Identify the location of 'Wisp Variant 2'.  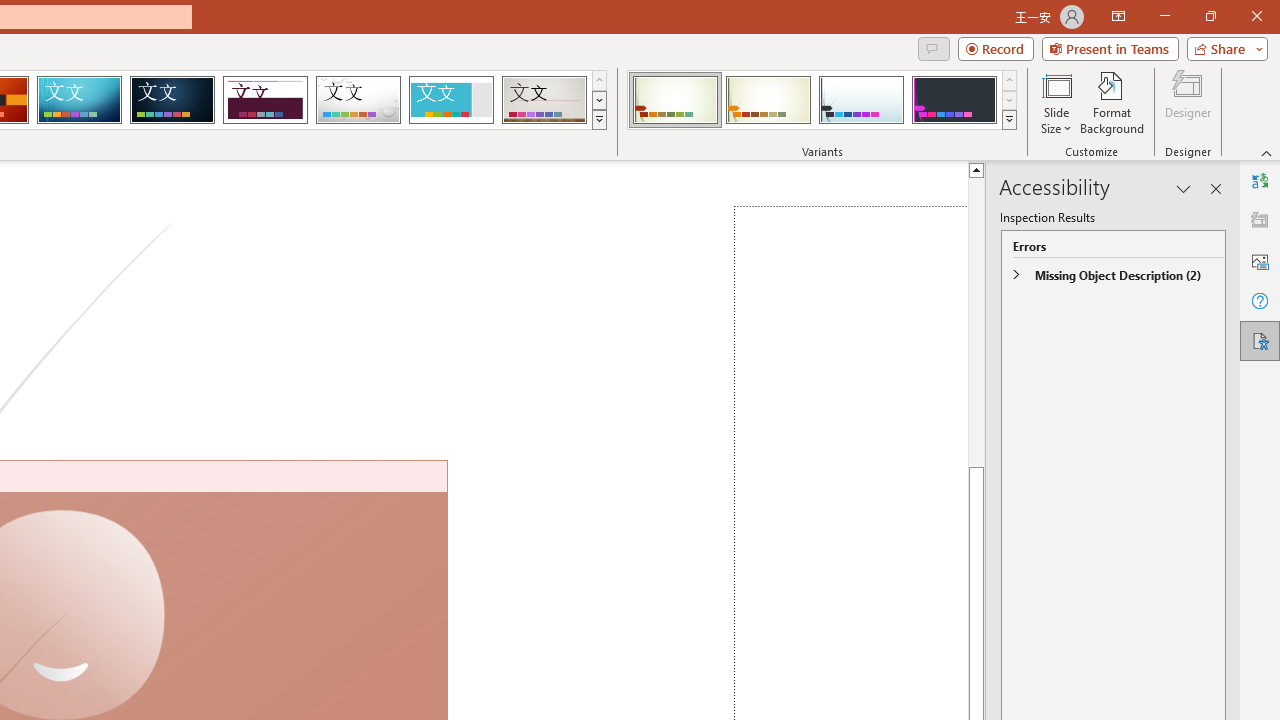
(767, 100).